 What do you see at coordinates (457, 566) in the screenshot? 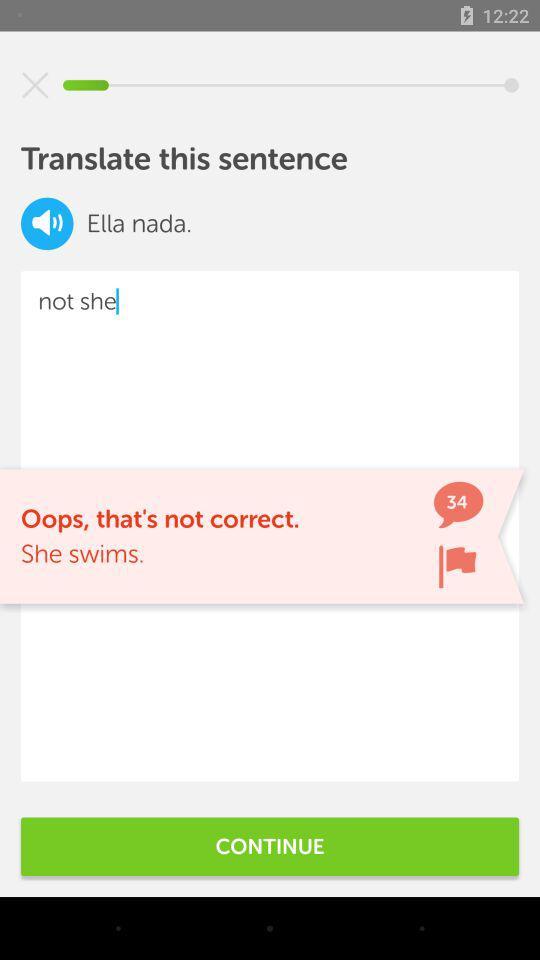
I see `flag sentence error` at bounding box center [457, 566].